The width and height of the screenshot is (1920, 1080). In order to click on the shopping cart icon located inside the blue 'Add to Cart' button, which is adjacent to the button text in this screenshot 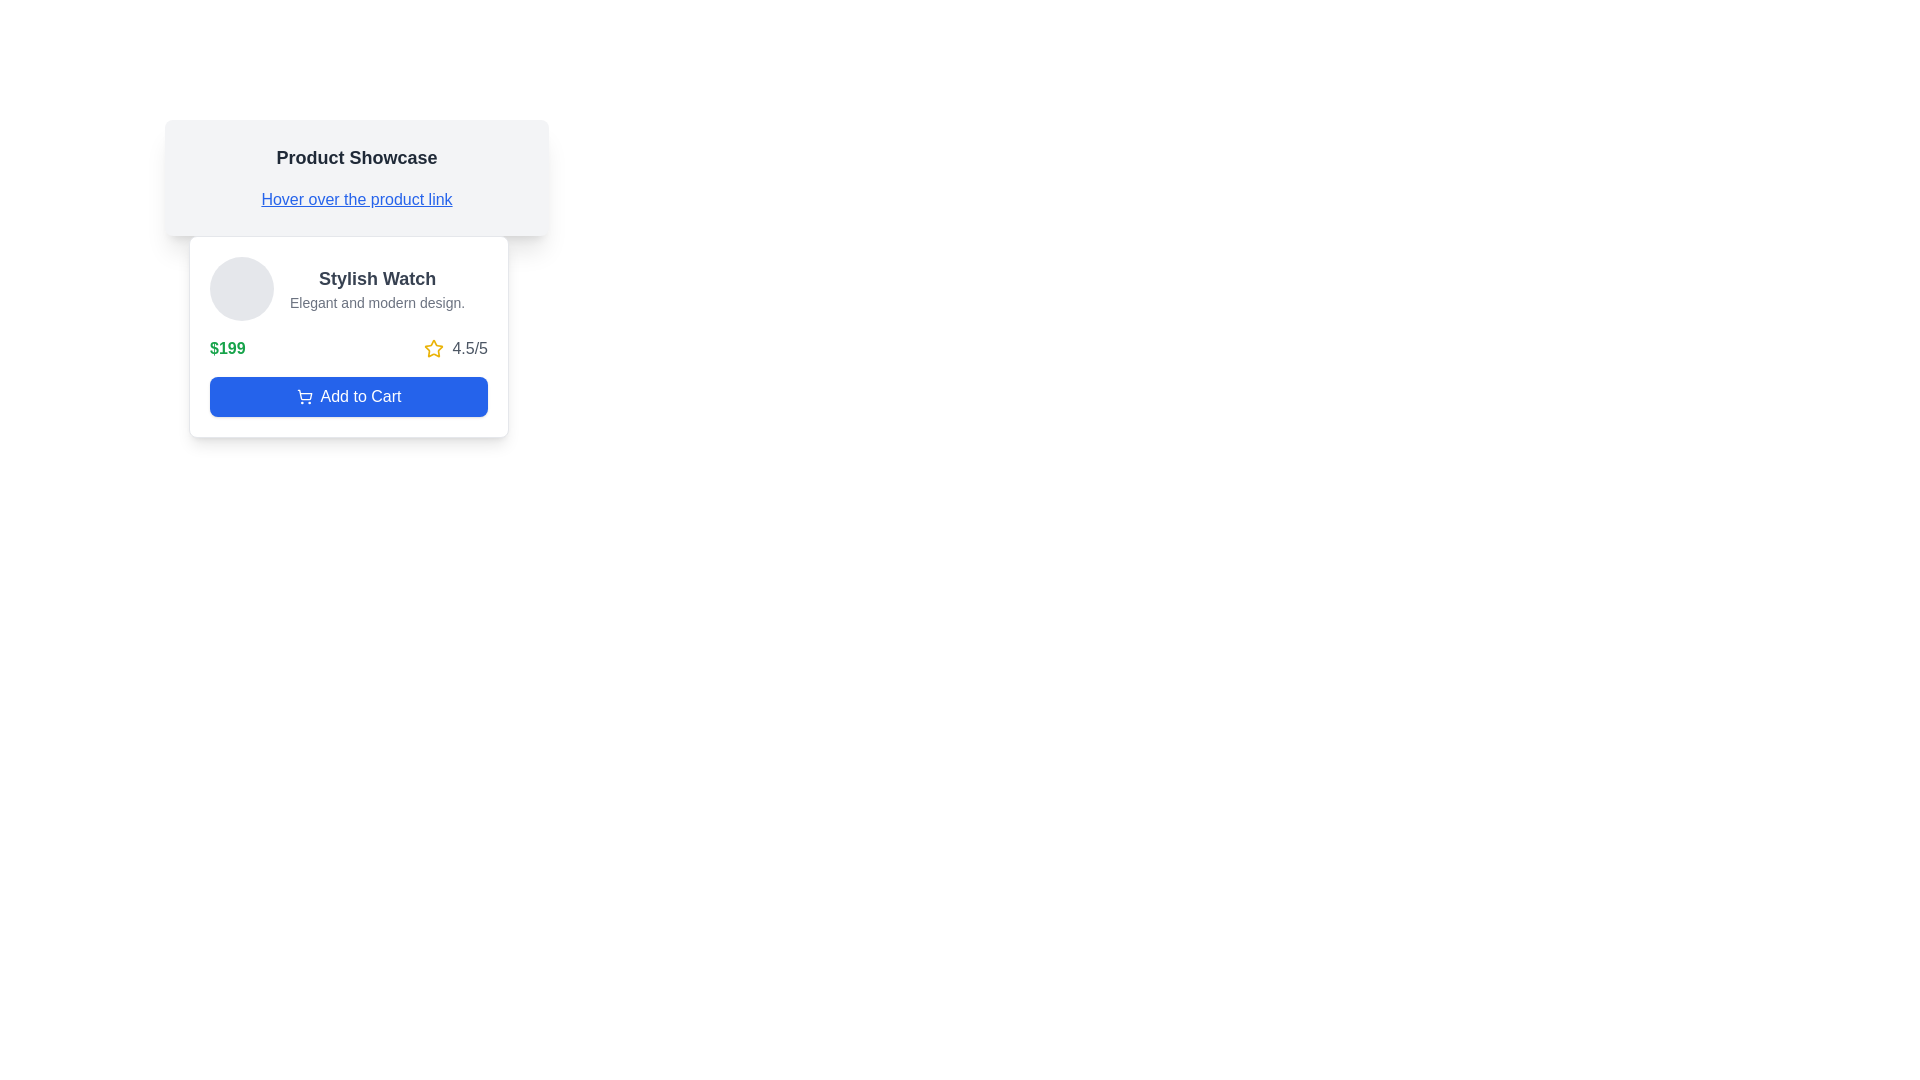, I will do `click(303, 397)`.